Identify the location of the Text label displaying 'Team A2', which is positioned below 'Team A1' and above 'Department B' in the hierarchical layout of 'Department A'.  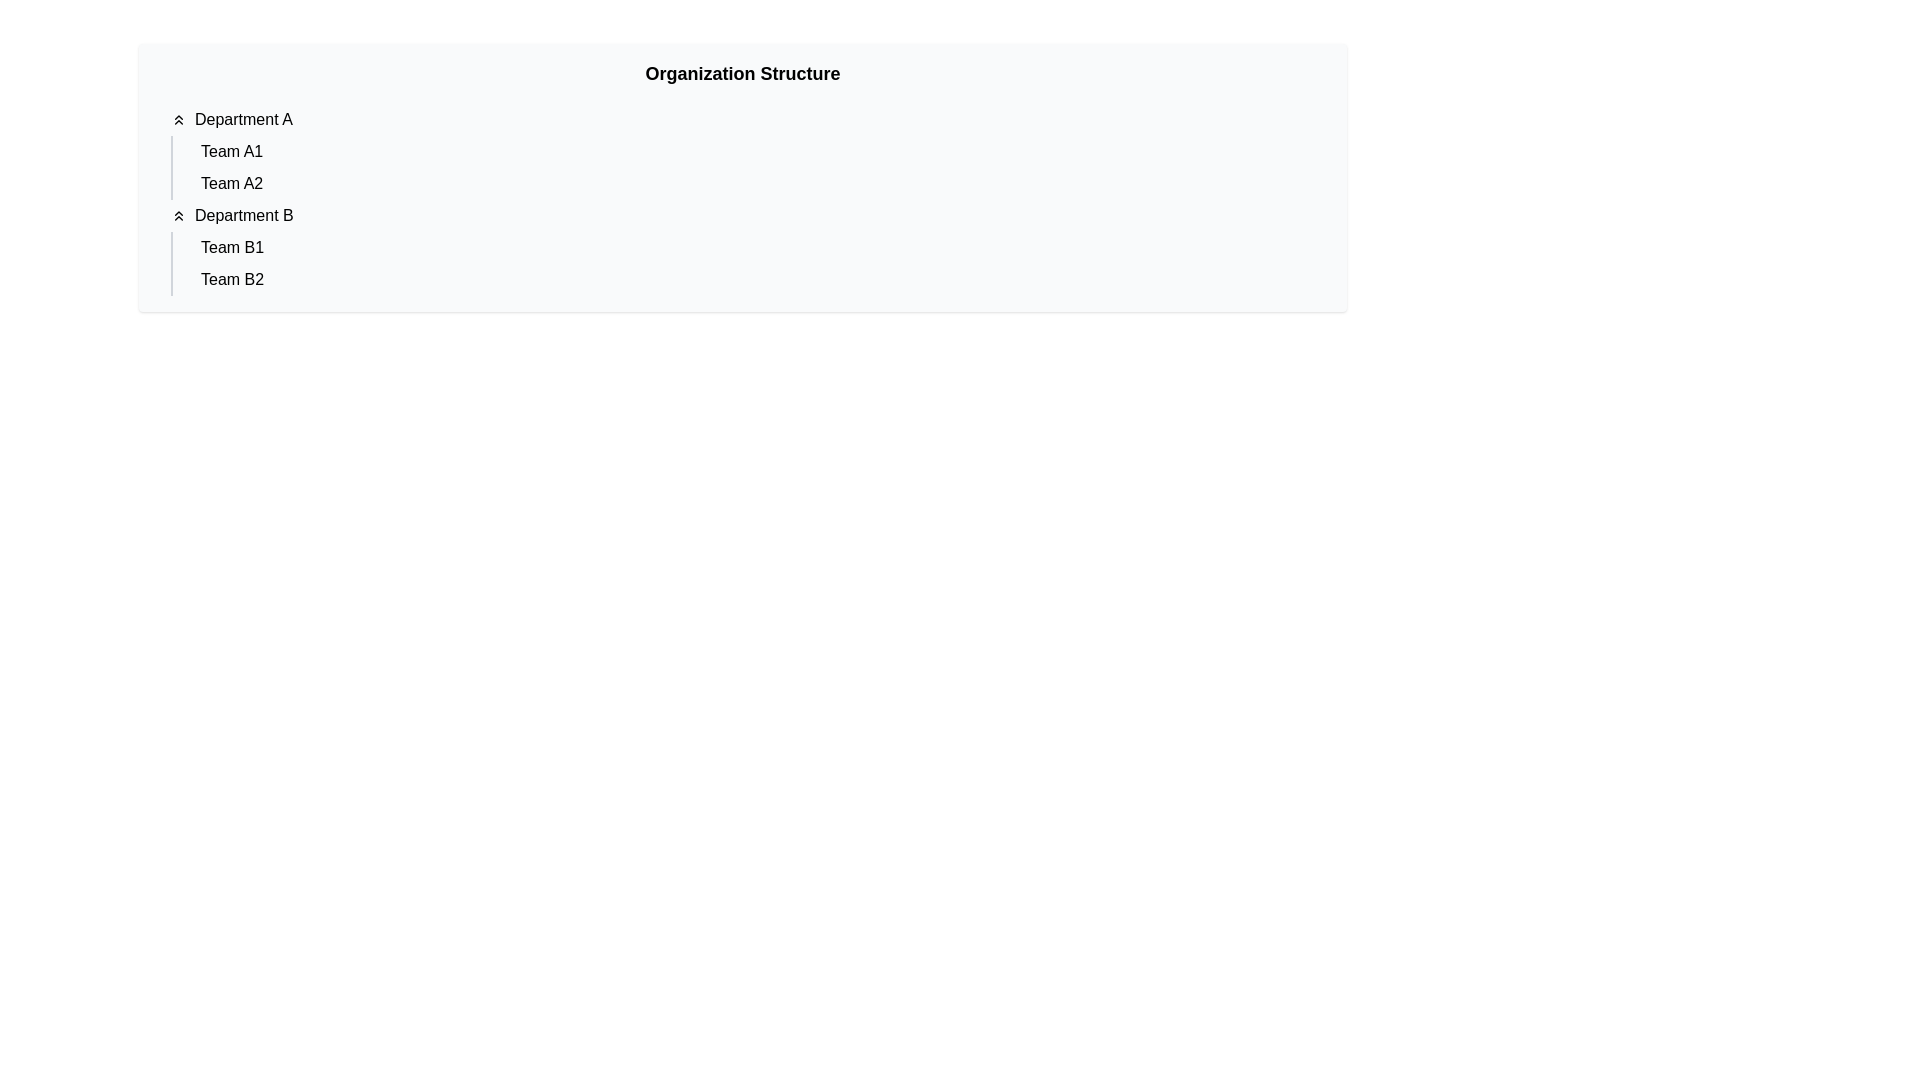
(232, 184).